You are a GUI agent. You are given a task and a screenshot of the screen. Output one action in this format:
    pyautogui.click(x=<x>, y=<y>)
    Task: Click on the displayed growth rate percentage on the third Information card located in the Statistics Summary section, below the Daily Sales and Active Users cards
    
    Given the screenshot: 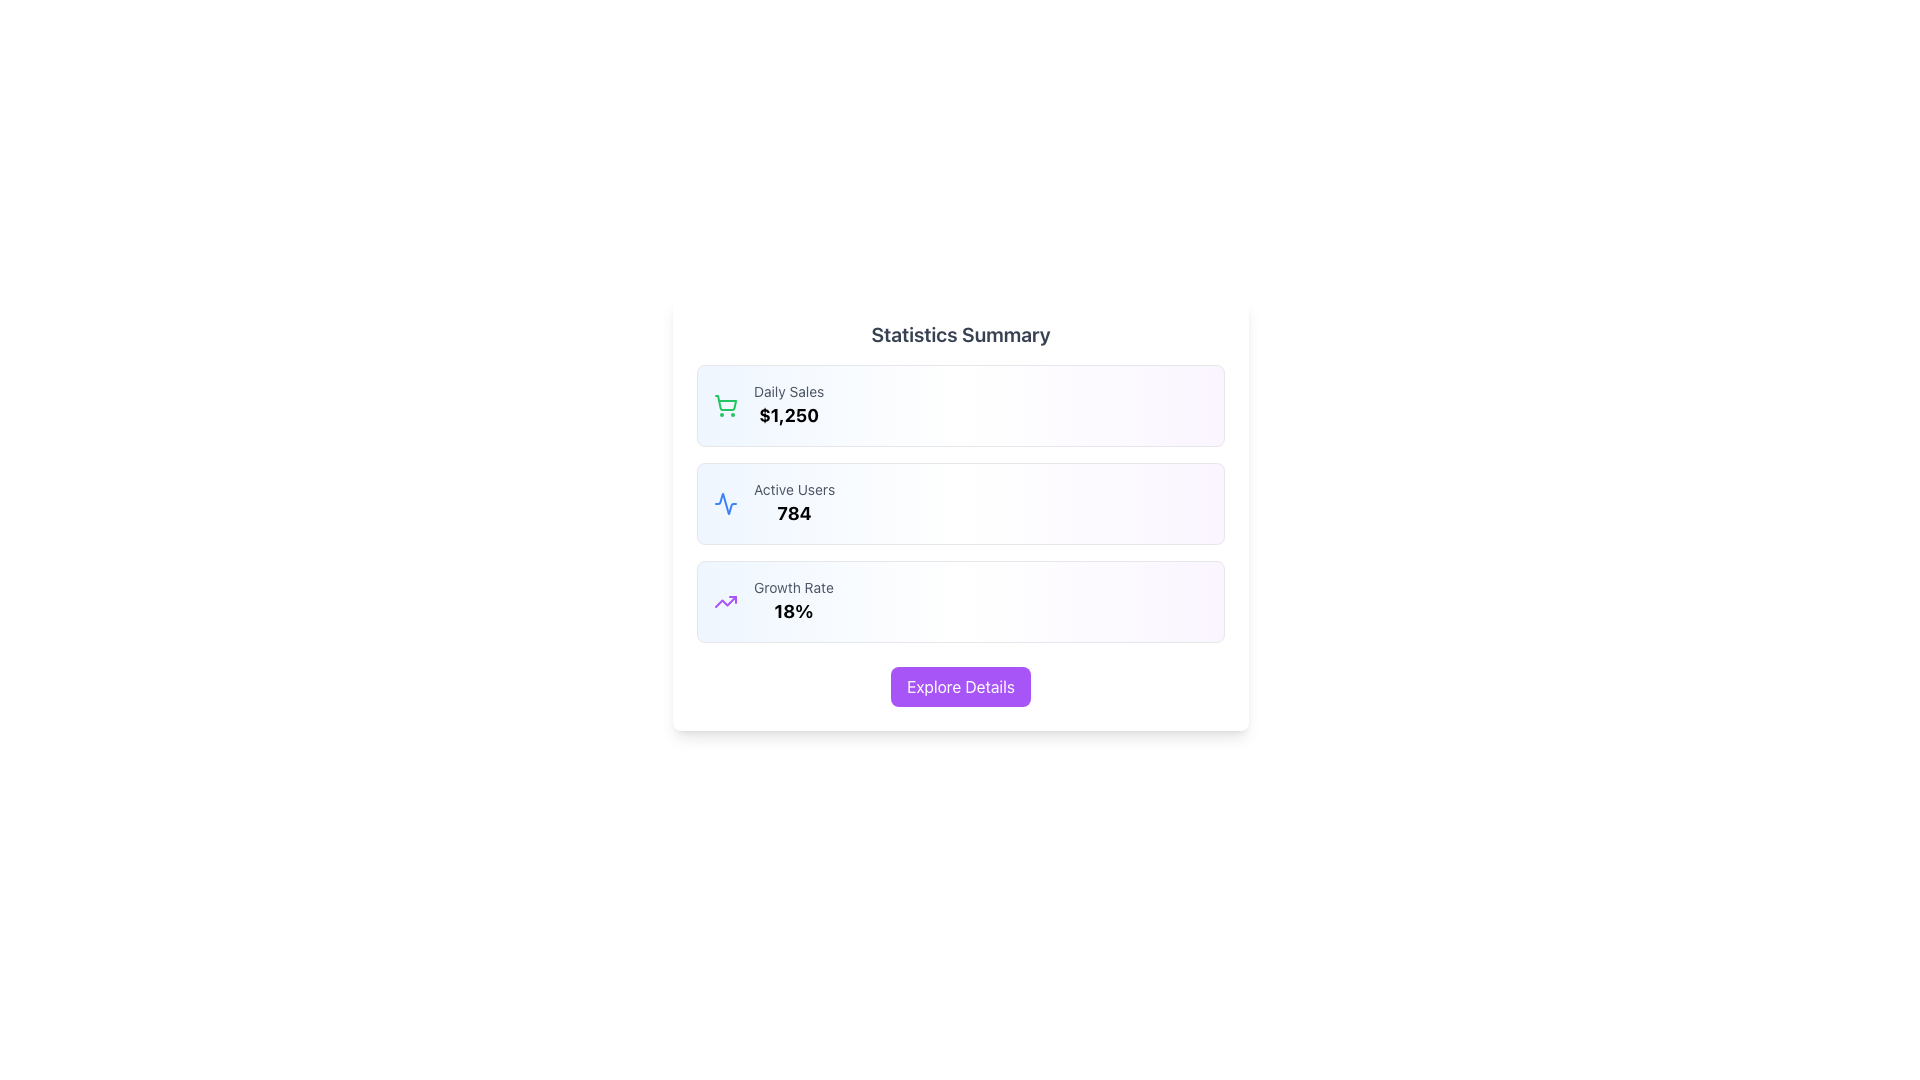 What is the action you would take?
    pyautogui.click(x=960, y=600)
    